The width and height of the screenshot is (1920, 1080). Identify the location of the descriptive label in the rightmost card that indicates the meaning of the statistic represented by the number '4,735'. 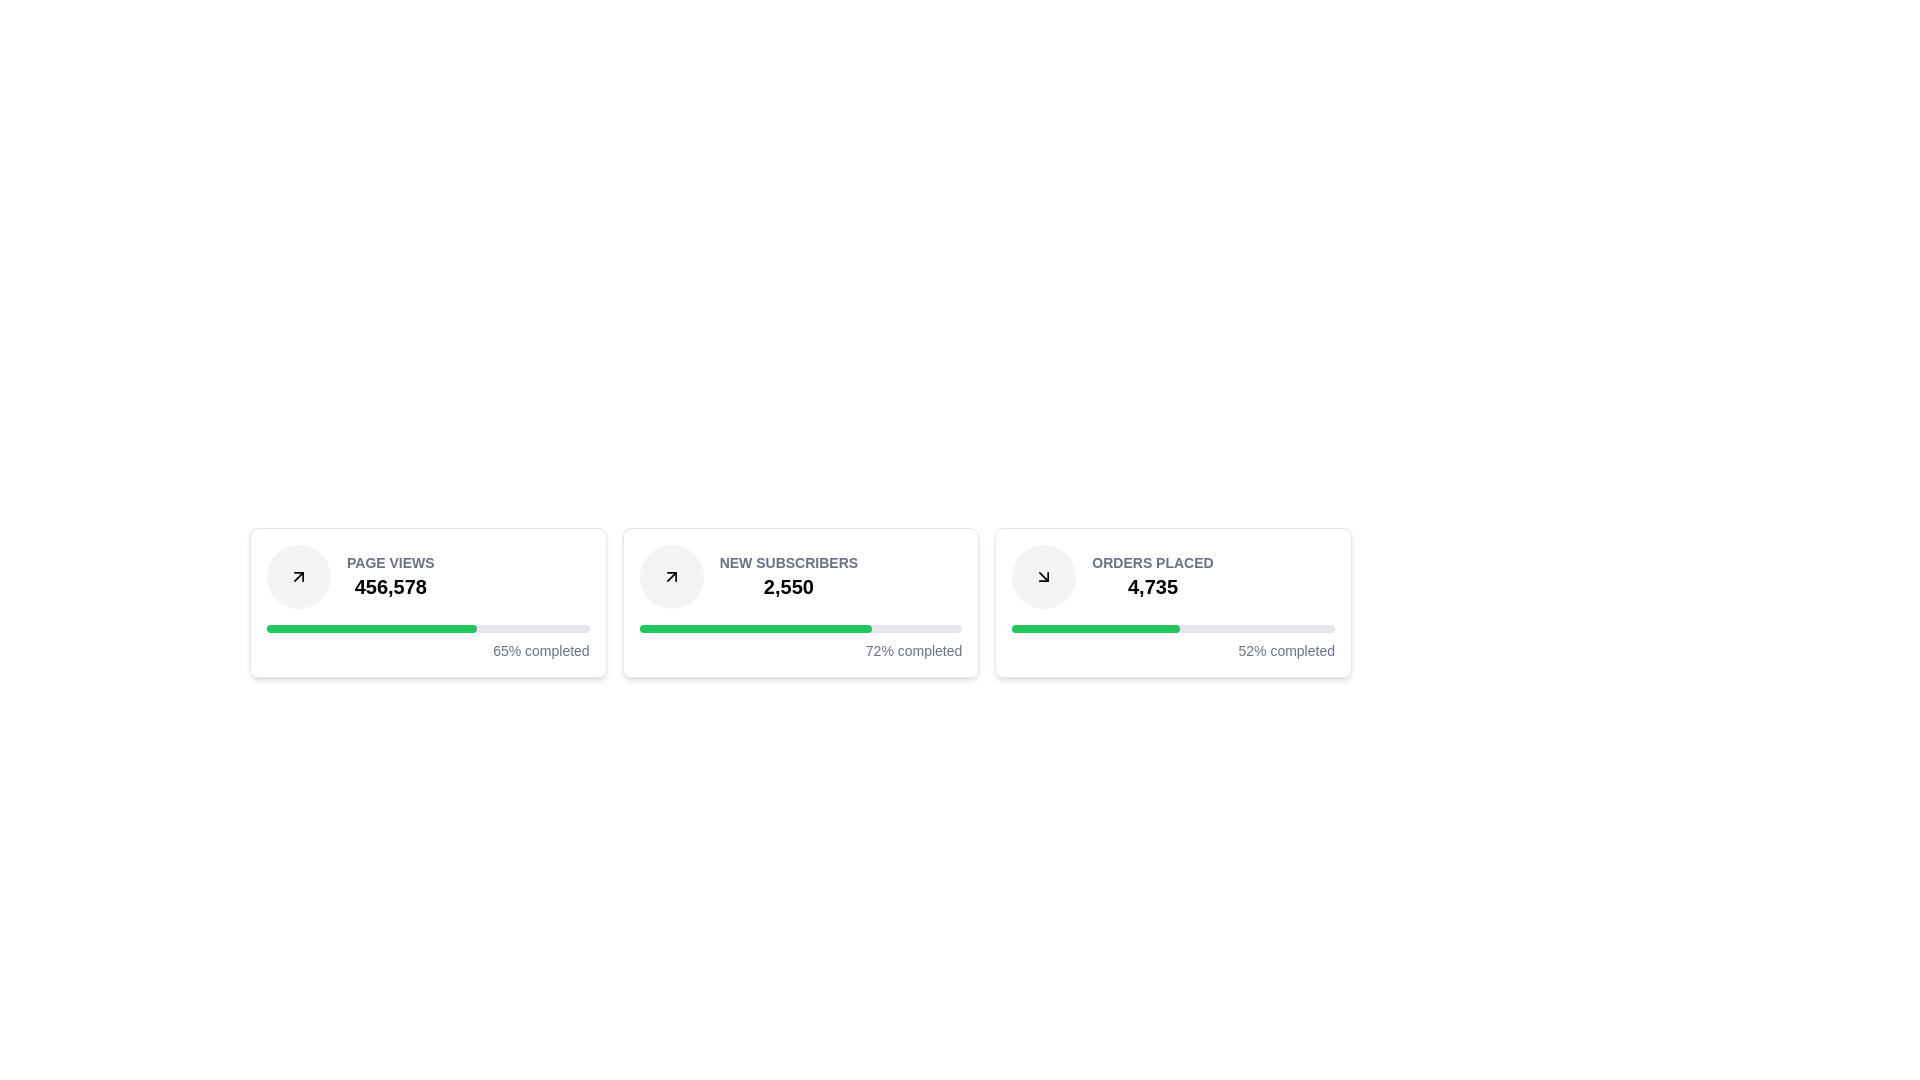
(1152, 563).